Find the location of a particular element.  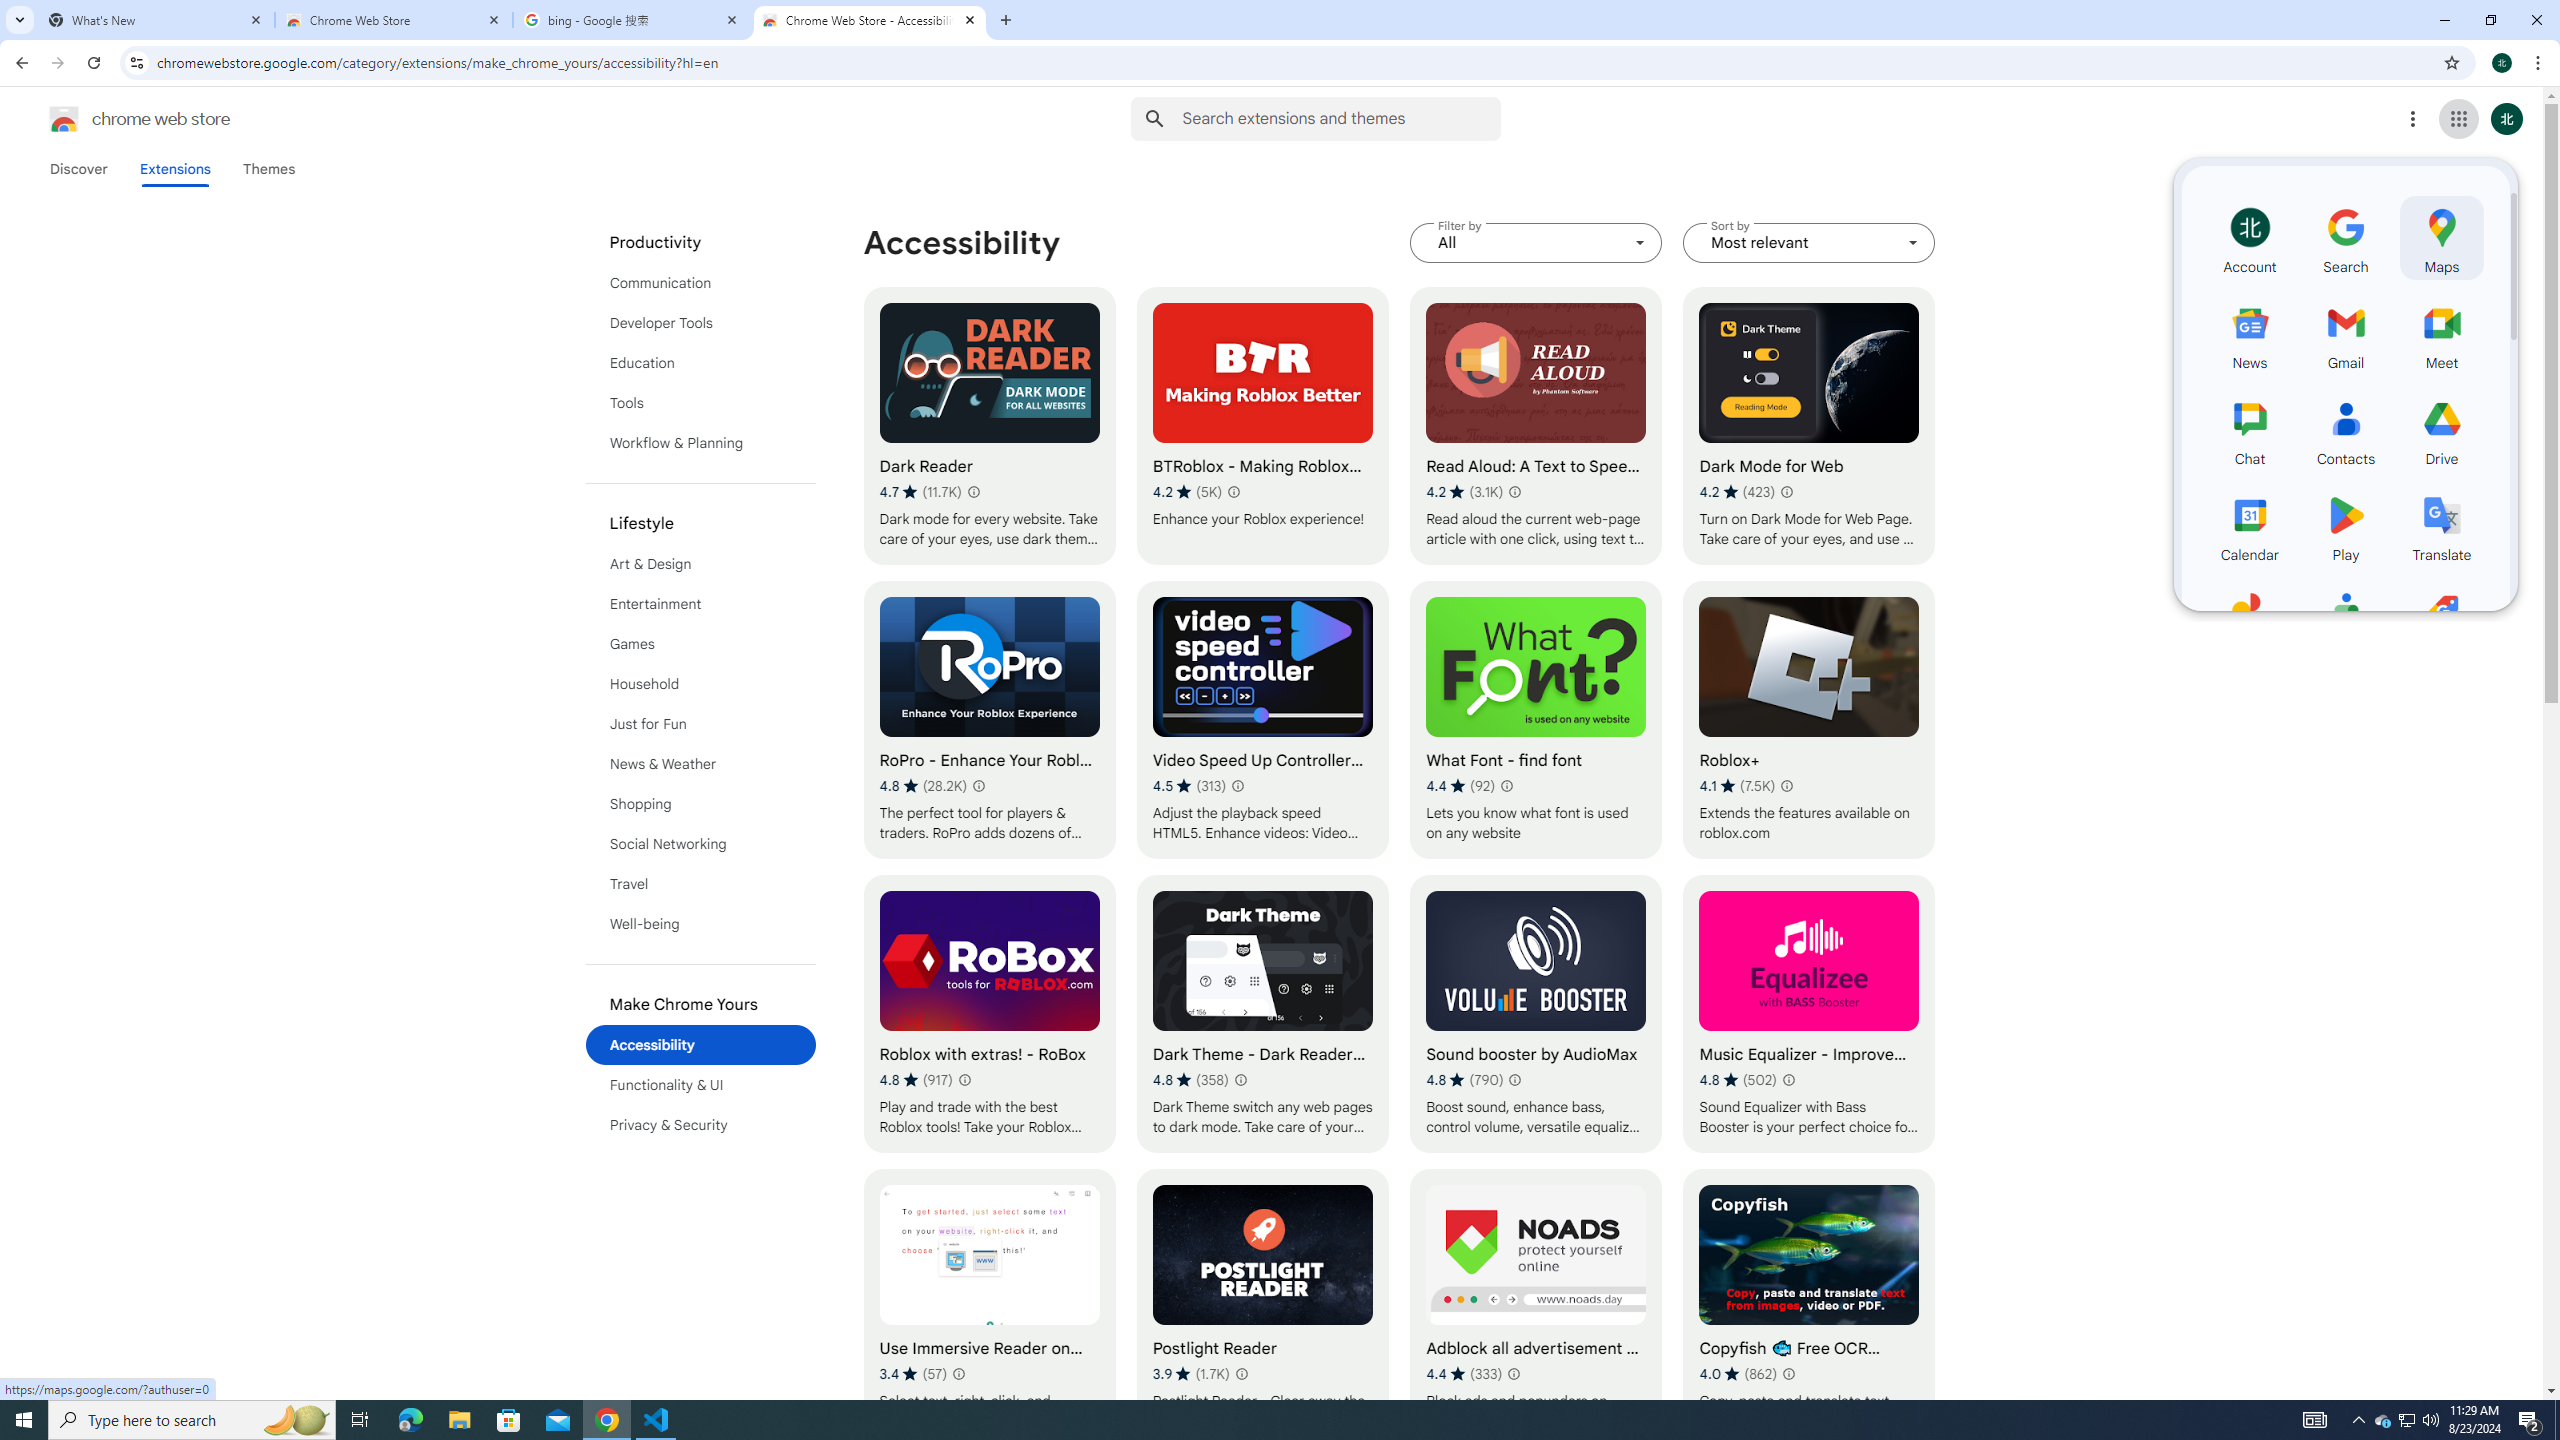

'Social Networking' is located at coordinates (701, 842).